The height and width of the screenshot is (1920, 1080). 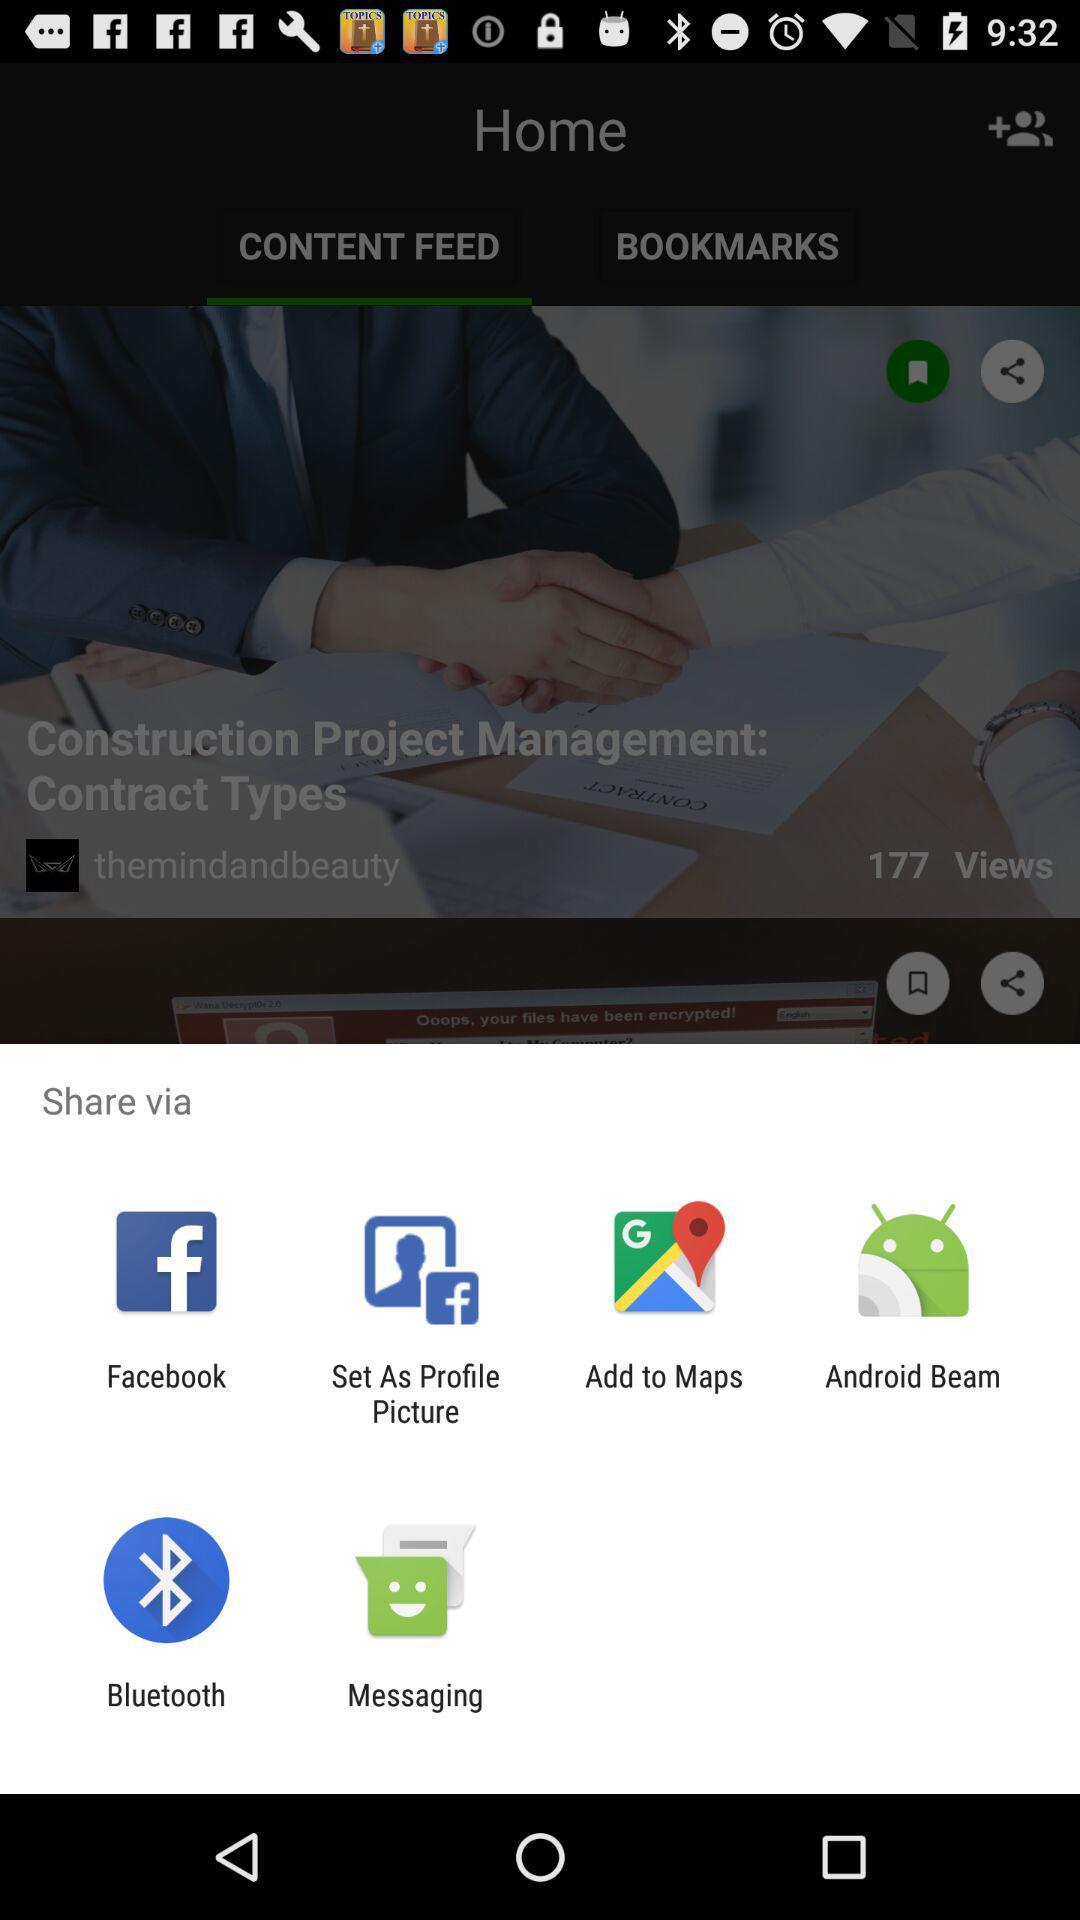 I want to click on the facebook icon, so click(x=165, y=1392).